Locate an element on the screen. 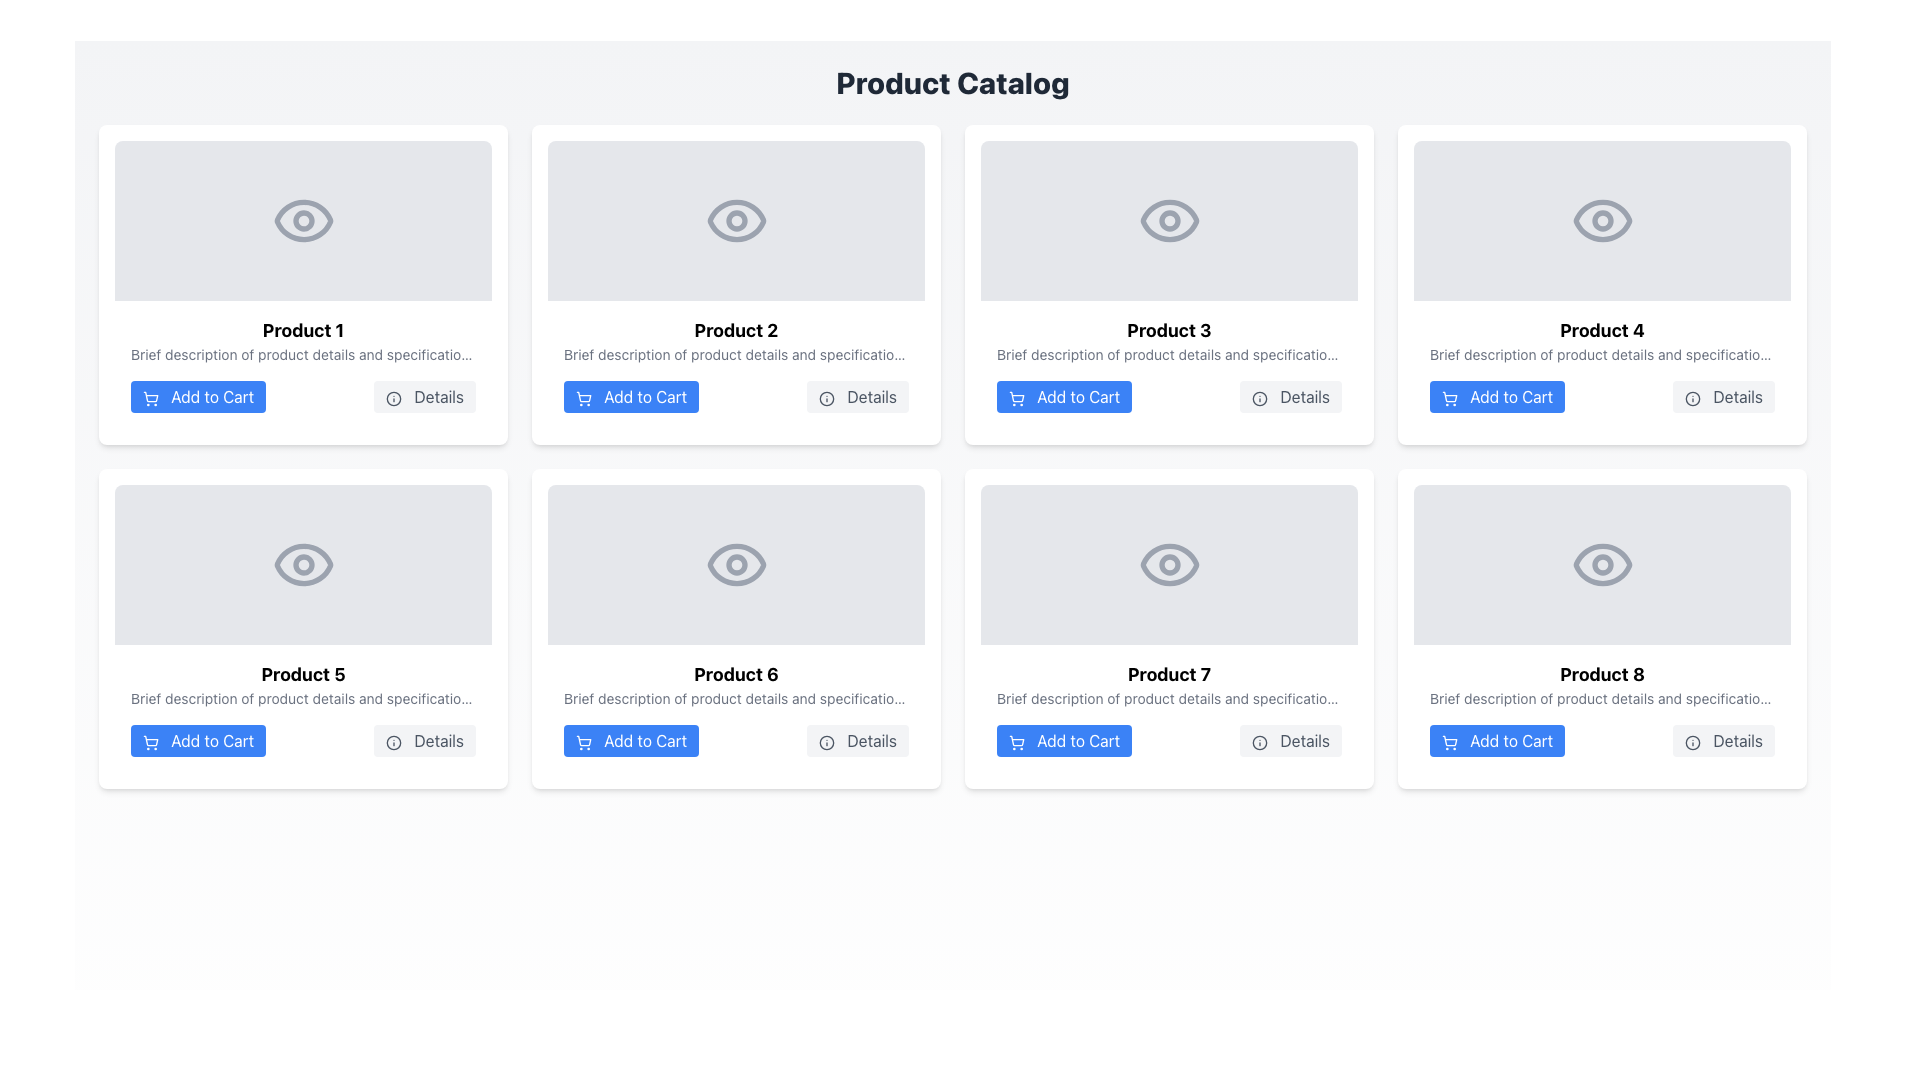 Image resolution: width=1920 pixels, height=1080 pixels. the shopping cart icon representing the 'Add to Cart' action located on the blue button below the 'Product 3' card in the product catalog is located at coordinates (1017, 396).